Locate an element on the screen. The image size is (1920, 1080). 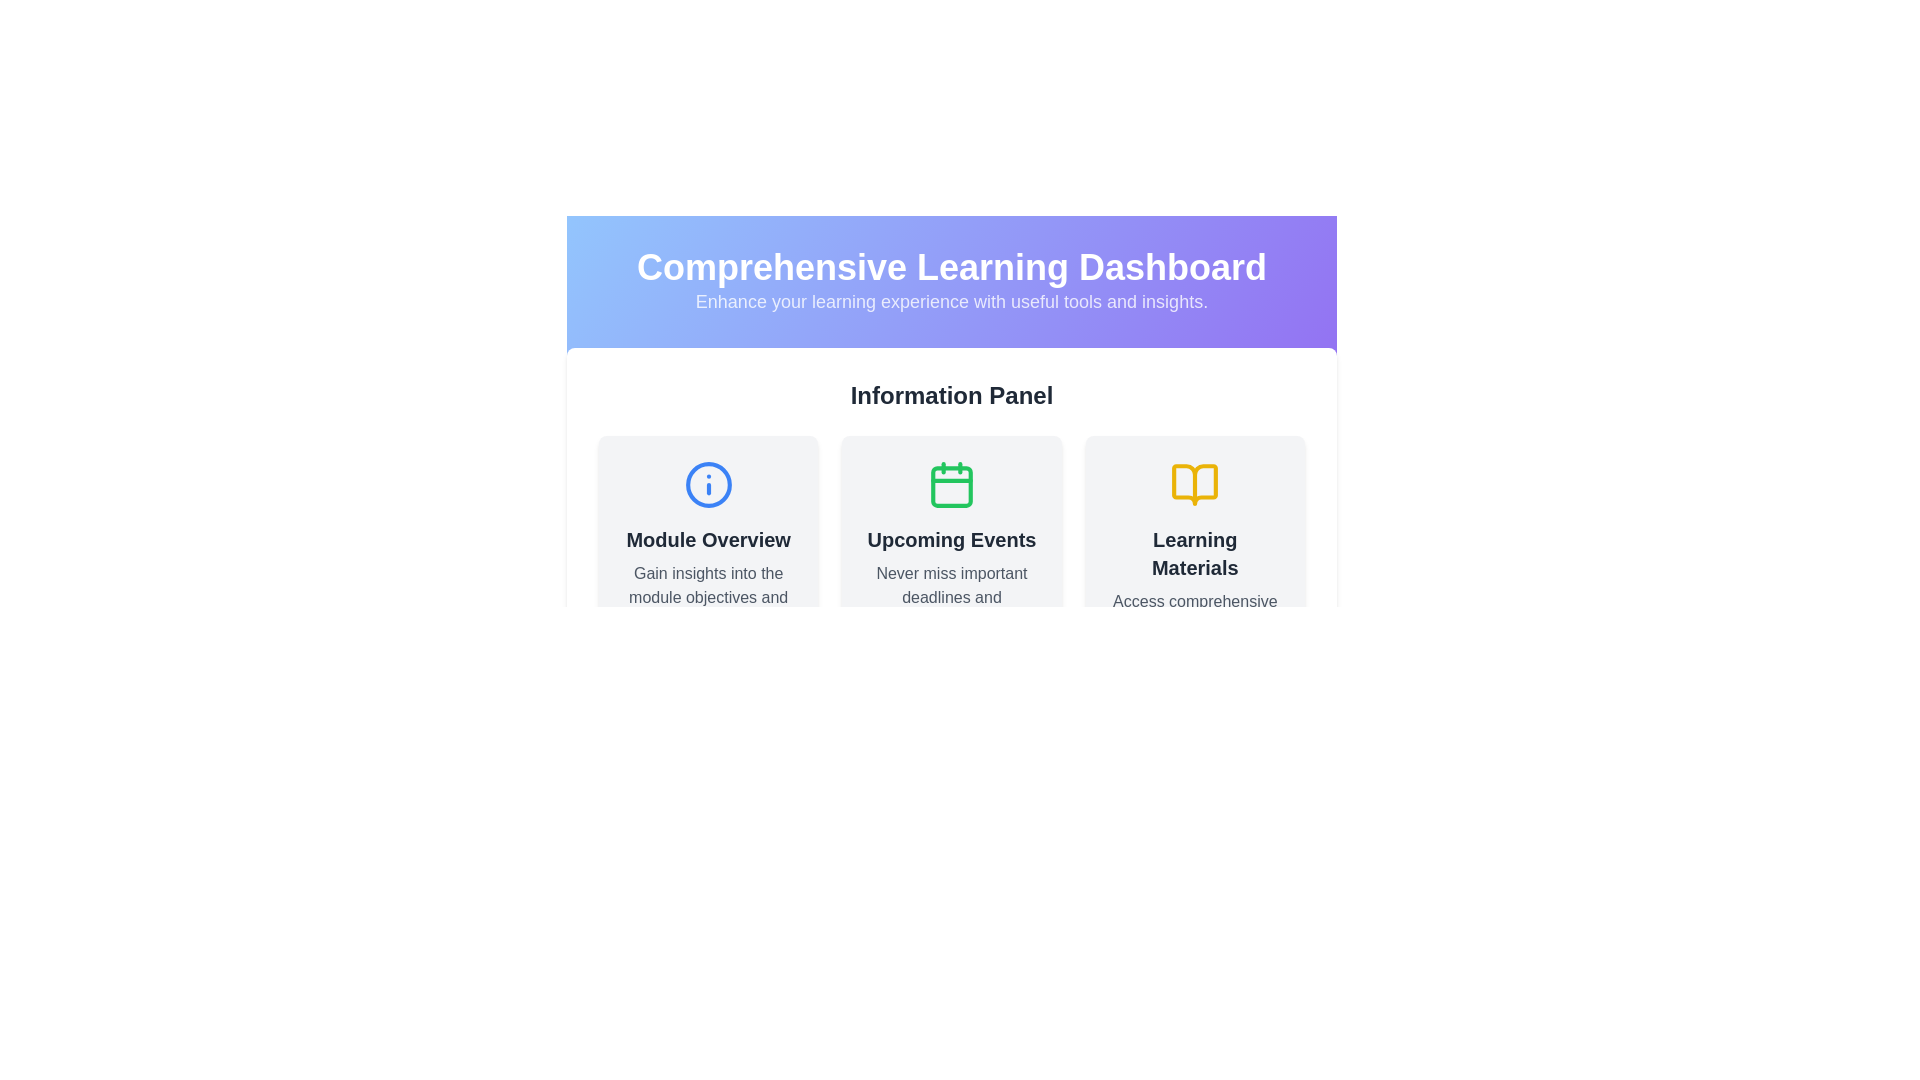
information presented in the Informational card located in the center column of the three-column grid layout, which highlights upcoming events and deadlines is located at coordinates (950, 560).